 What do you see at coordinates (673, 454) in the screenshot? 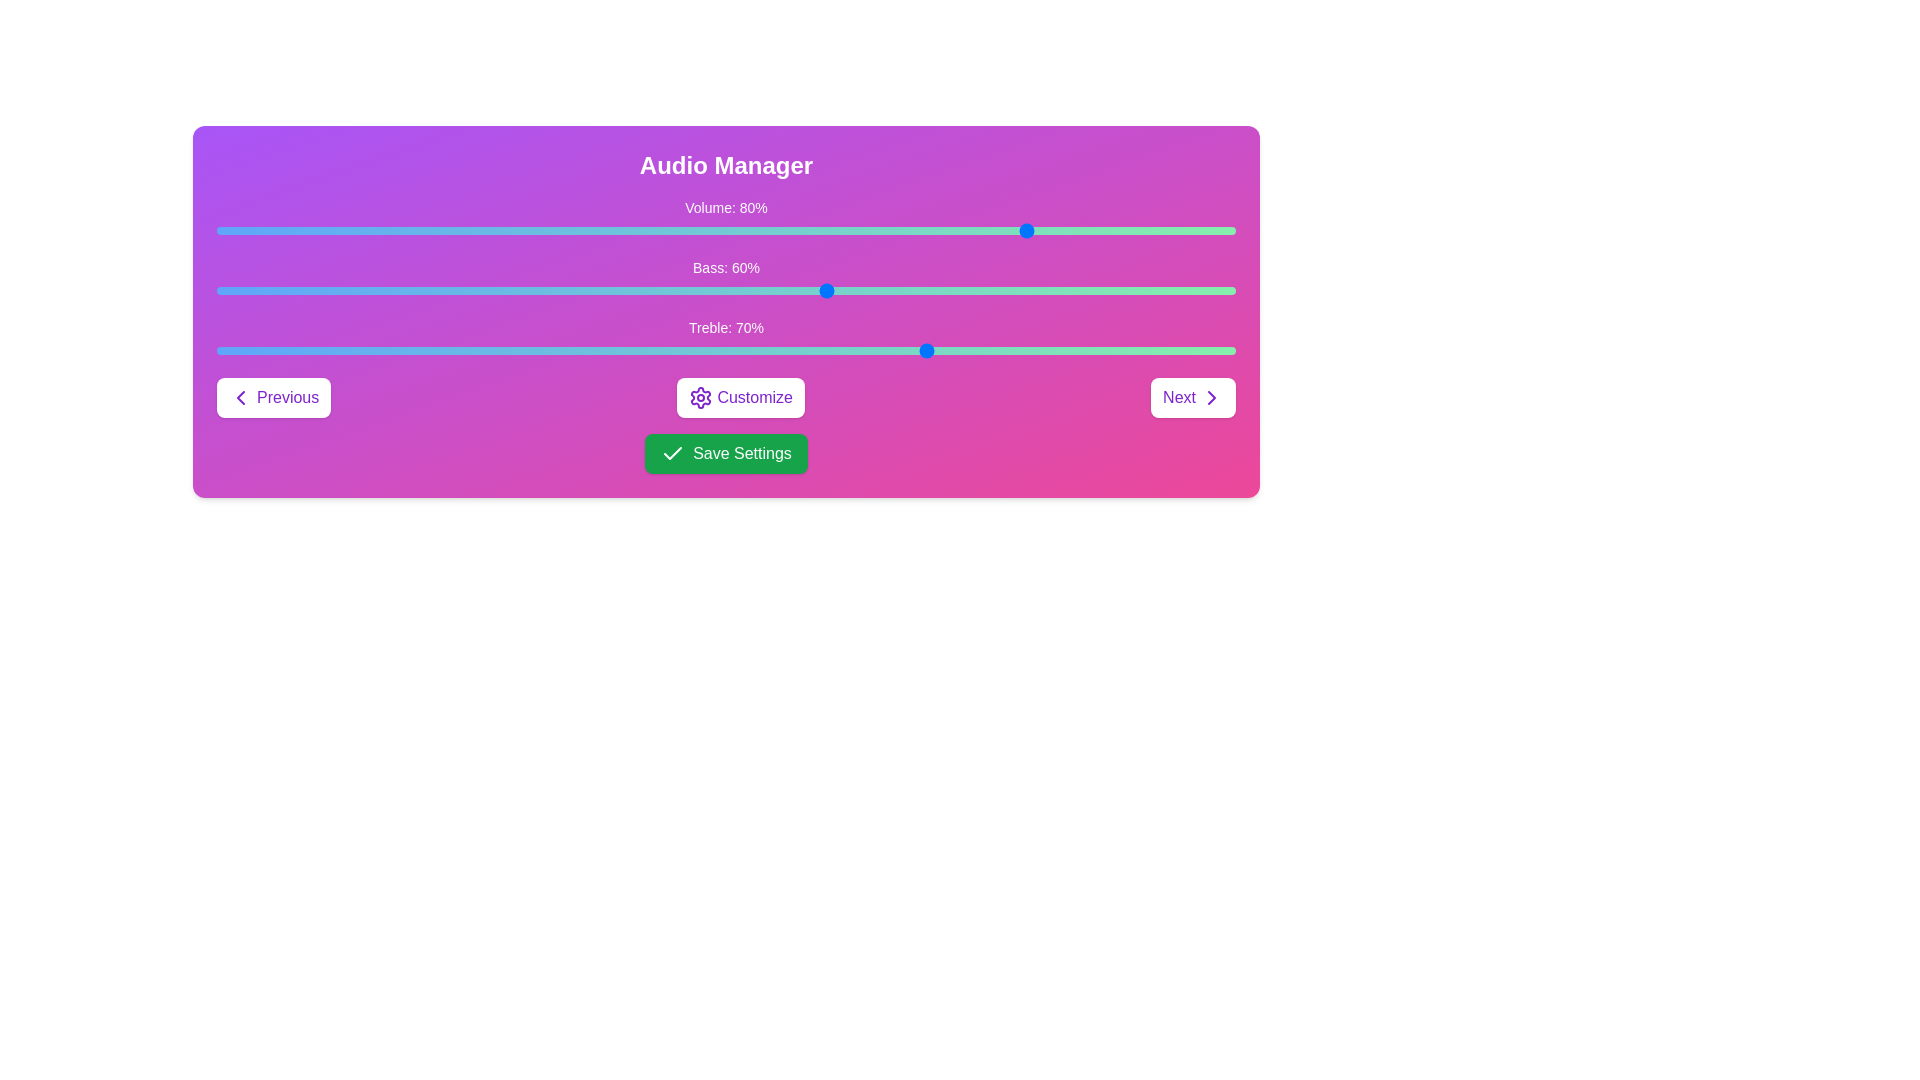
I see `the save settings icon located to the left of the 'Save Settings' text in the footer section of the interface` at bounding box center [673, 454].